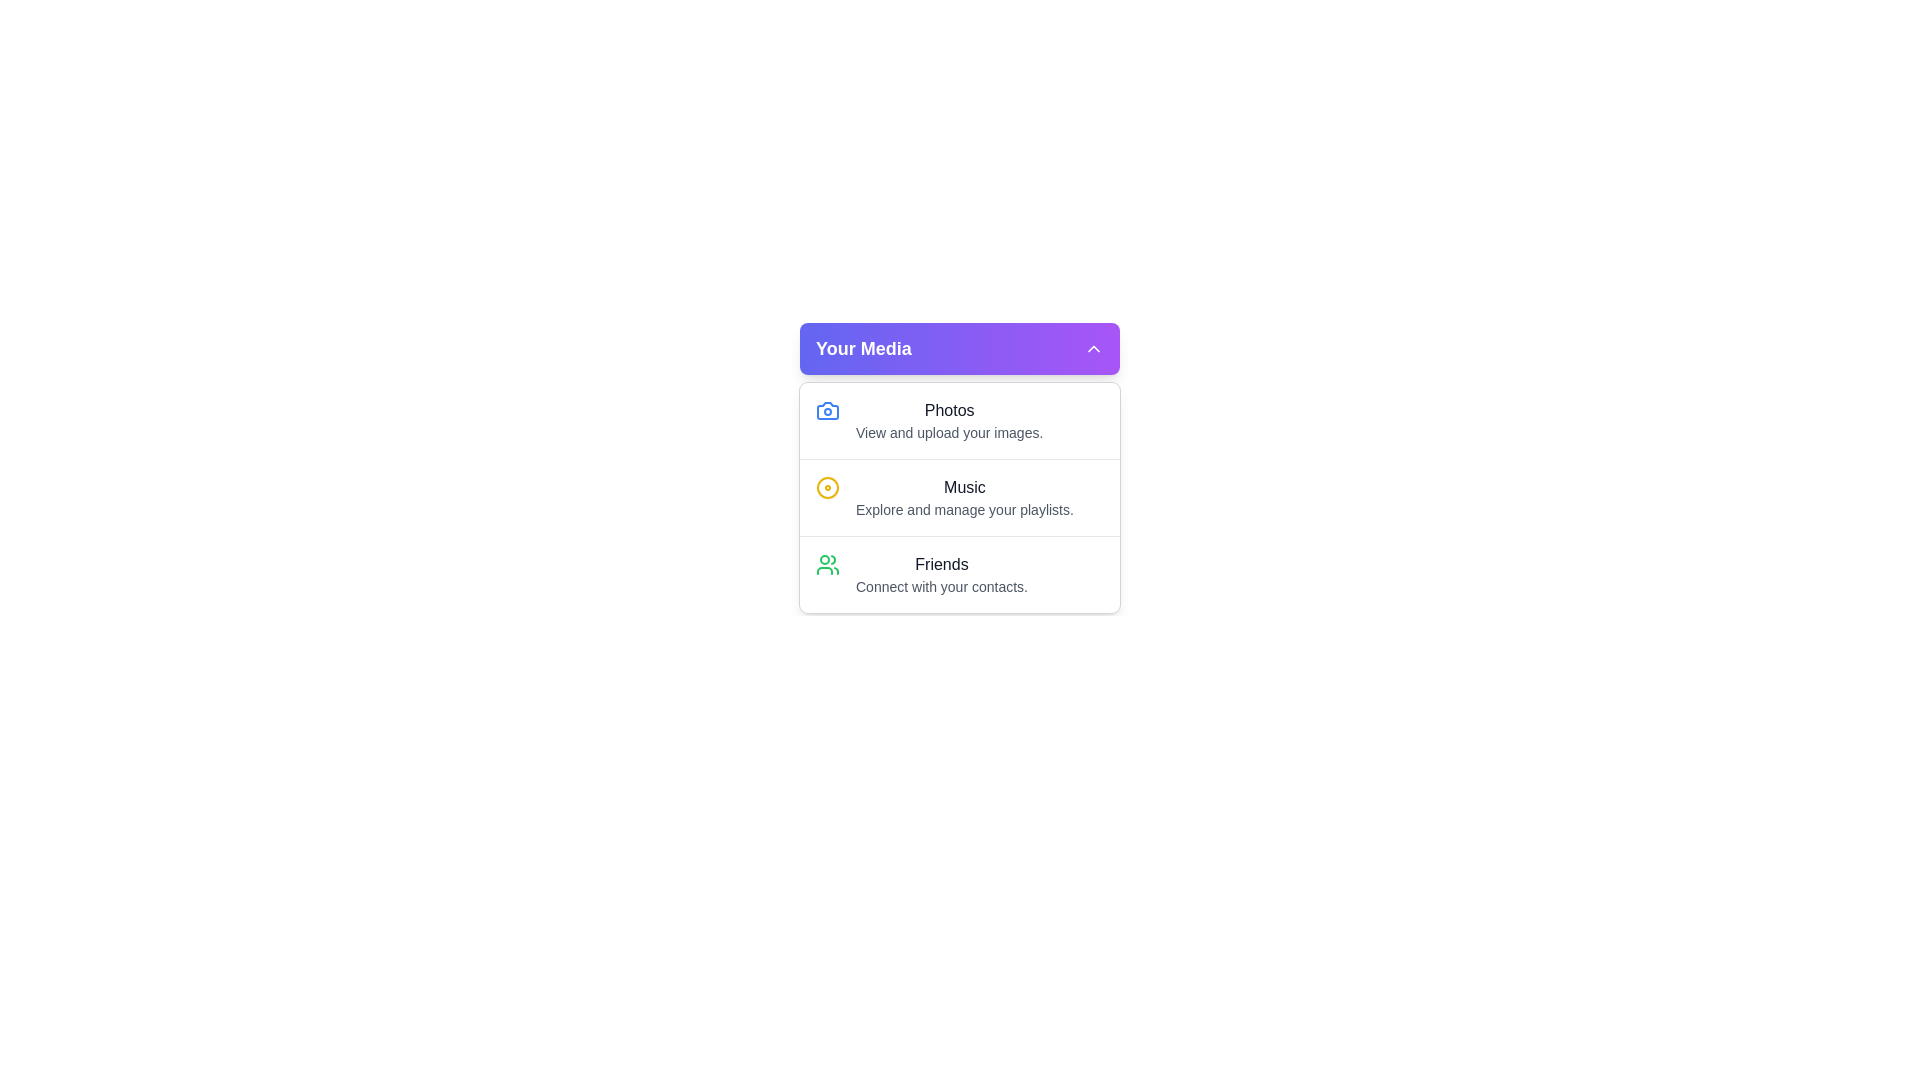 The image size is (1920, 1080). Describe the element at coordinates (948, 410) in the screenshot. I see `the Text Label that serves as a title for the photo management section, located above 'View and upload your images.'` at that location.